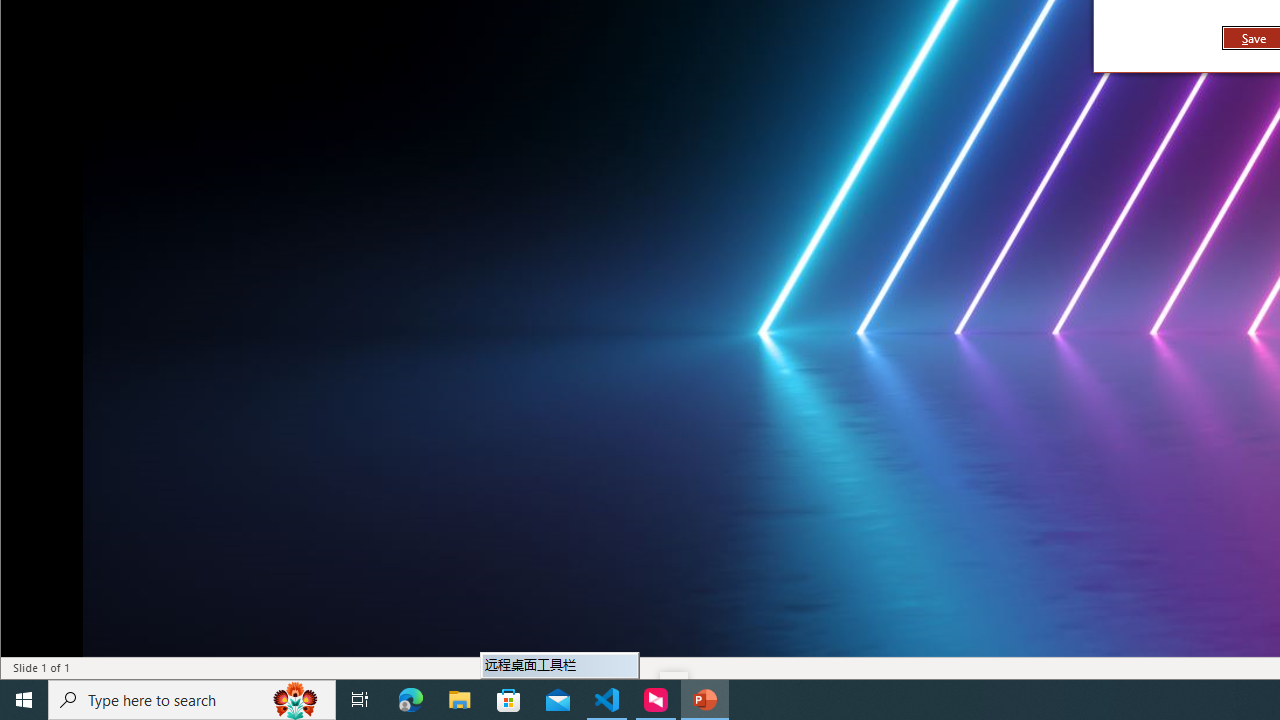 The image size is (1280, 720). Describe the element at coordinates (192, 698) in the screenshot. I see `'Type here to search'` at that location.